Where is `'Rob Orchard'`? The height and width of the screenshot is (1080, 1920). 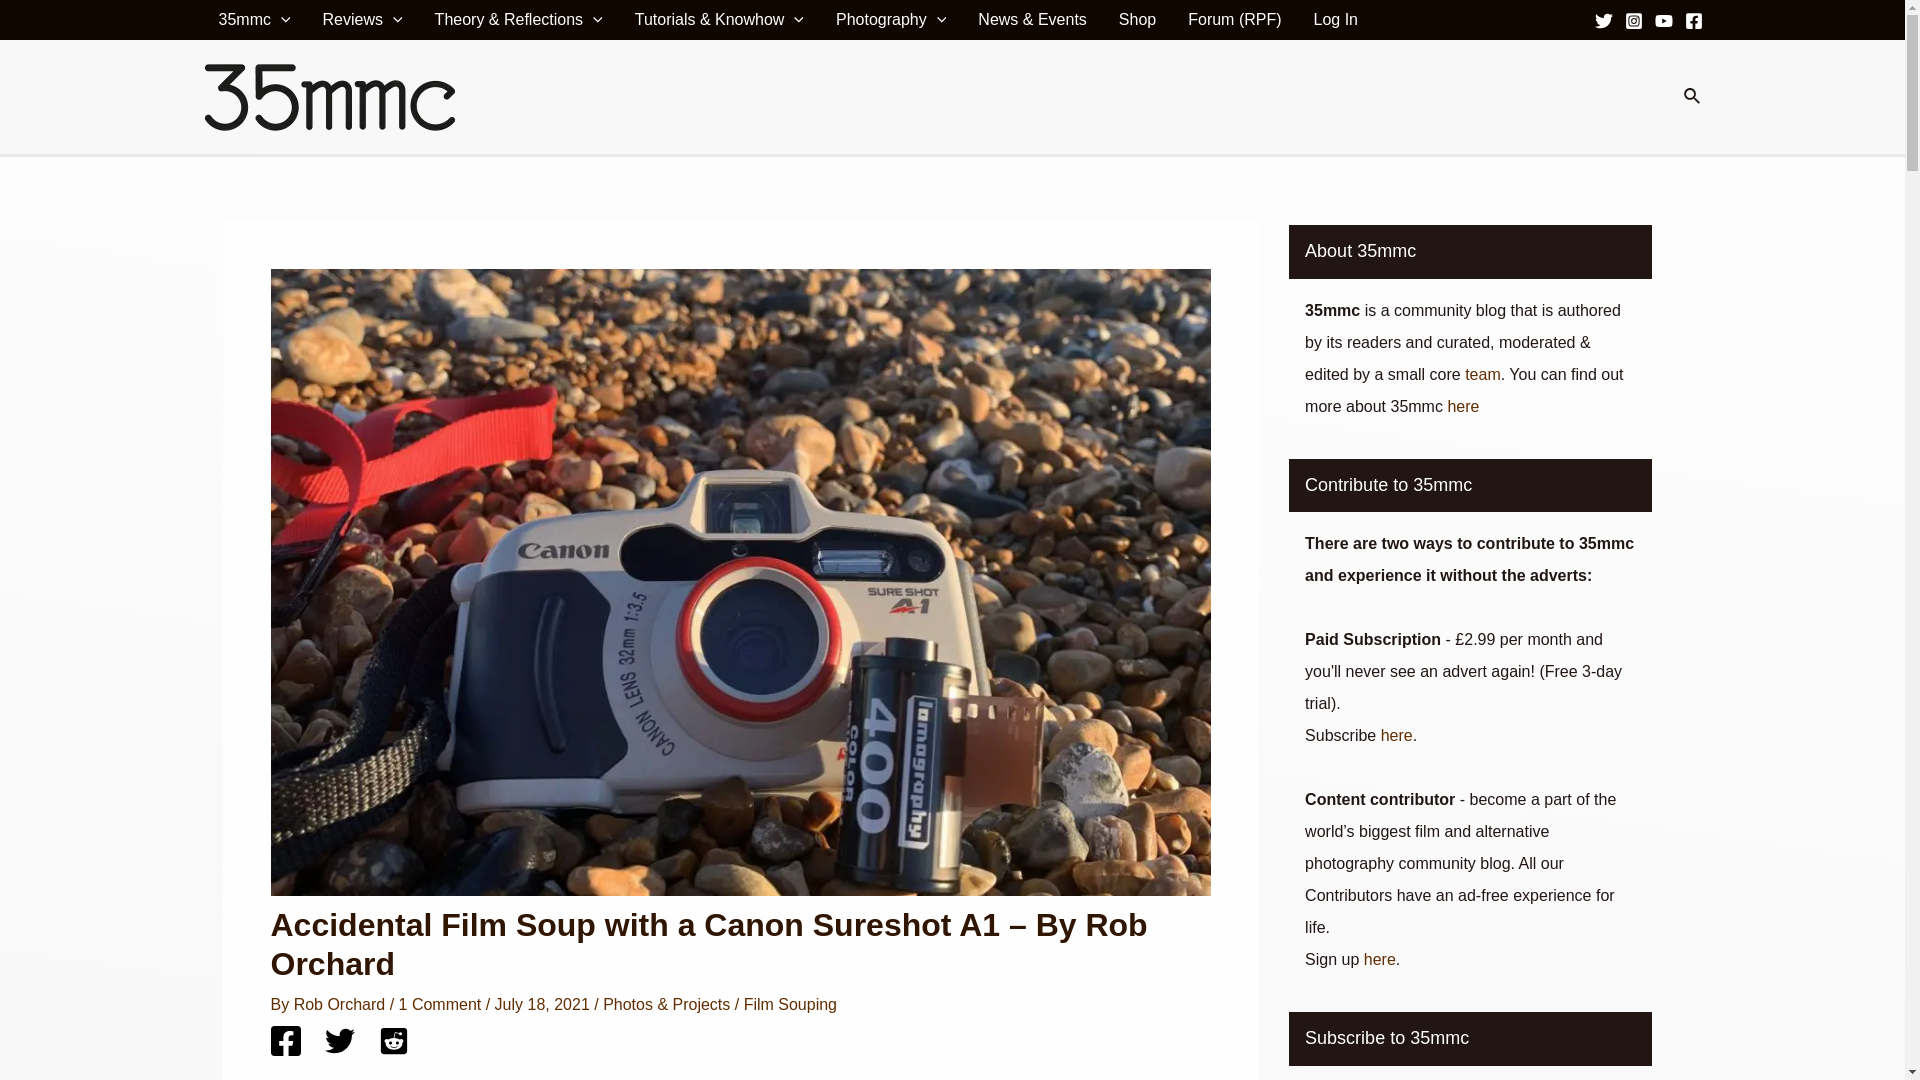
'Rob Orchard' is located at coordinates (341, 1004).